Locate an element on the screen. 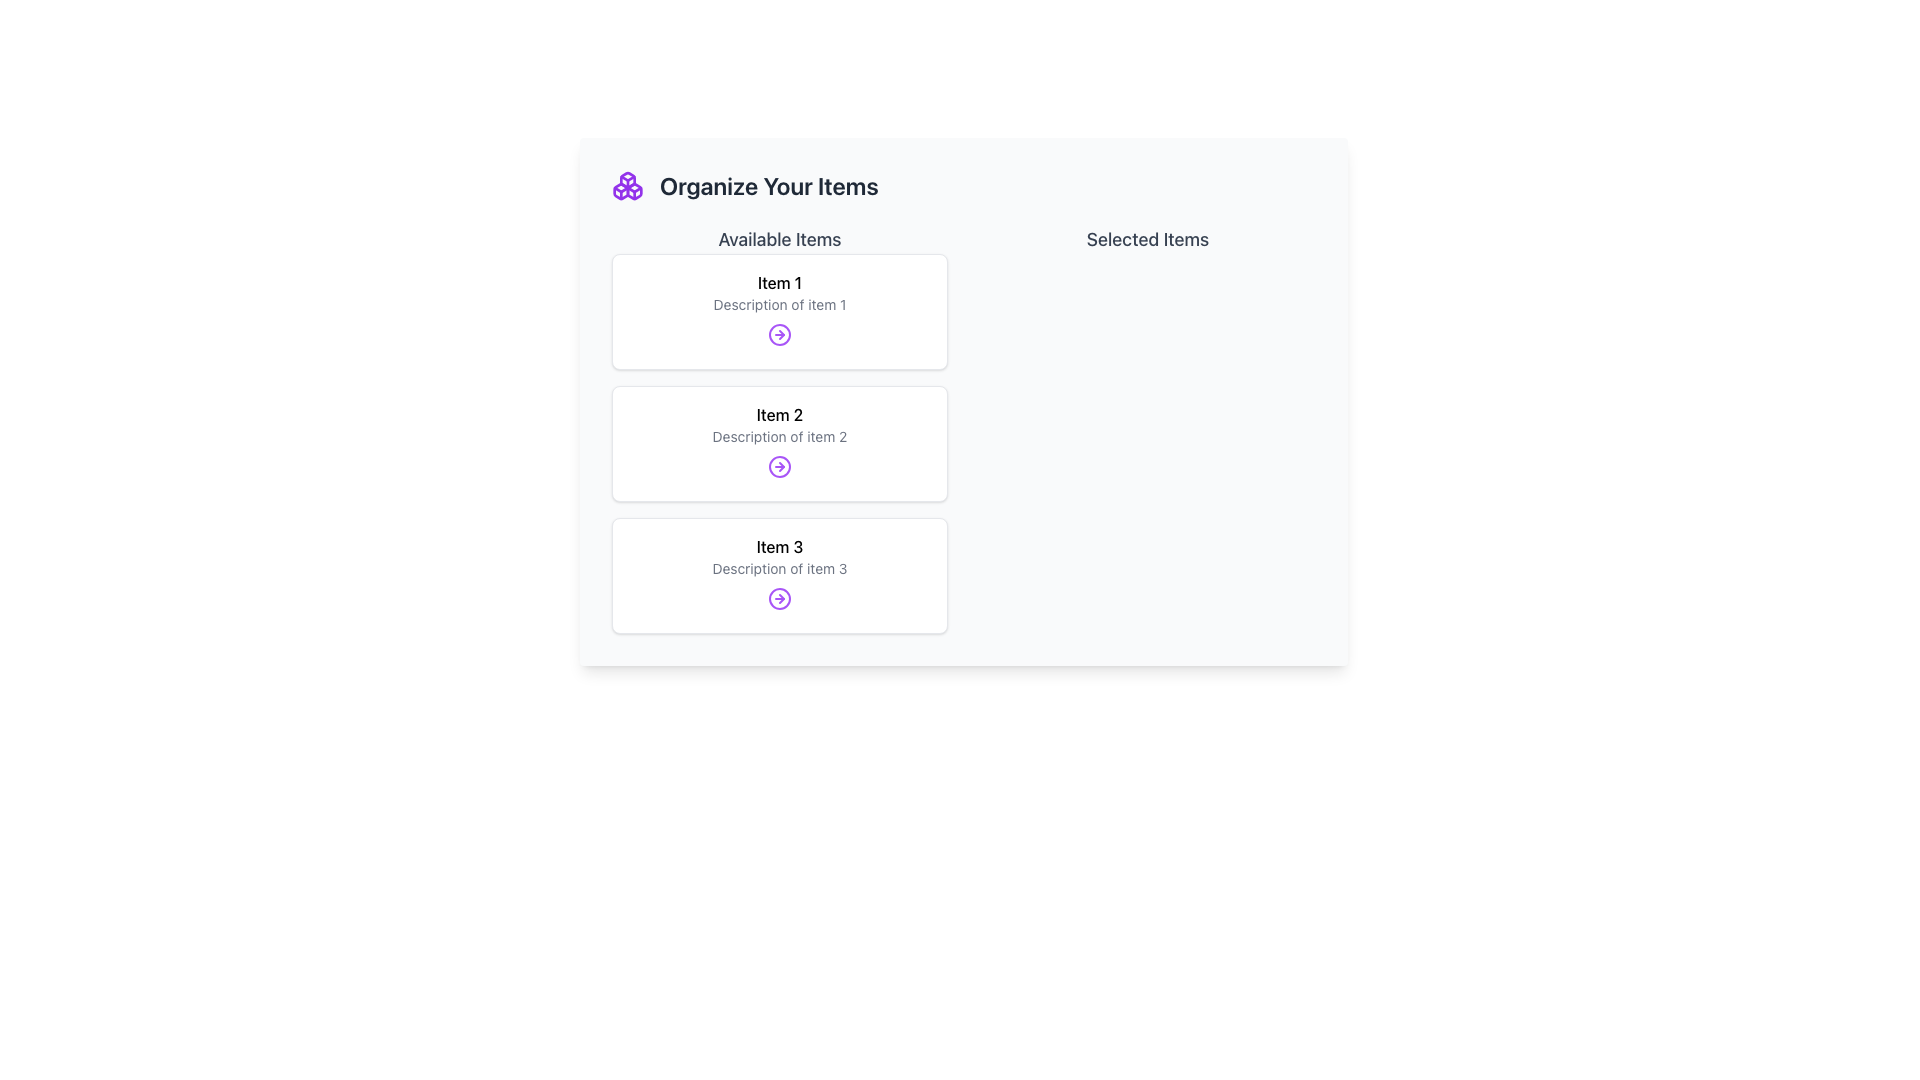 The height and width of the screenshot is (1080, 1920). the Static Text Label located under the heading 'Item 1' in the first item box, providing additional information about the item is located at coordinates (778, 304).